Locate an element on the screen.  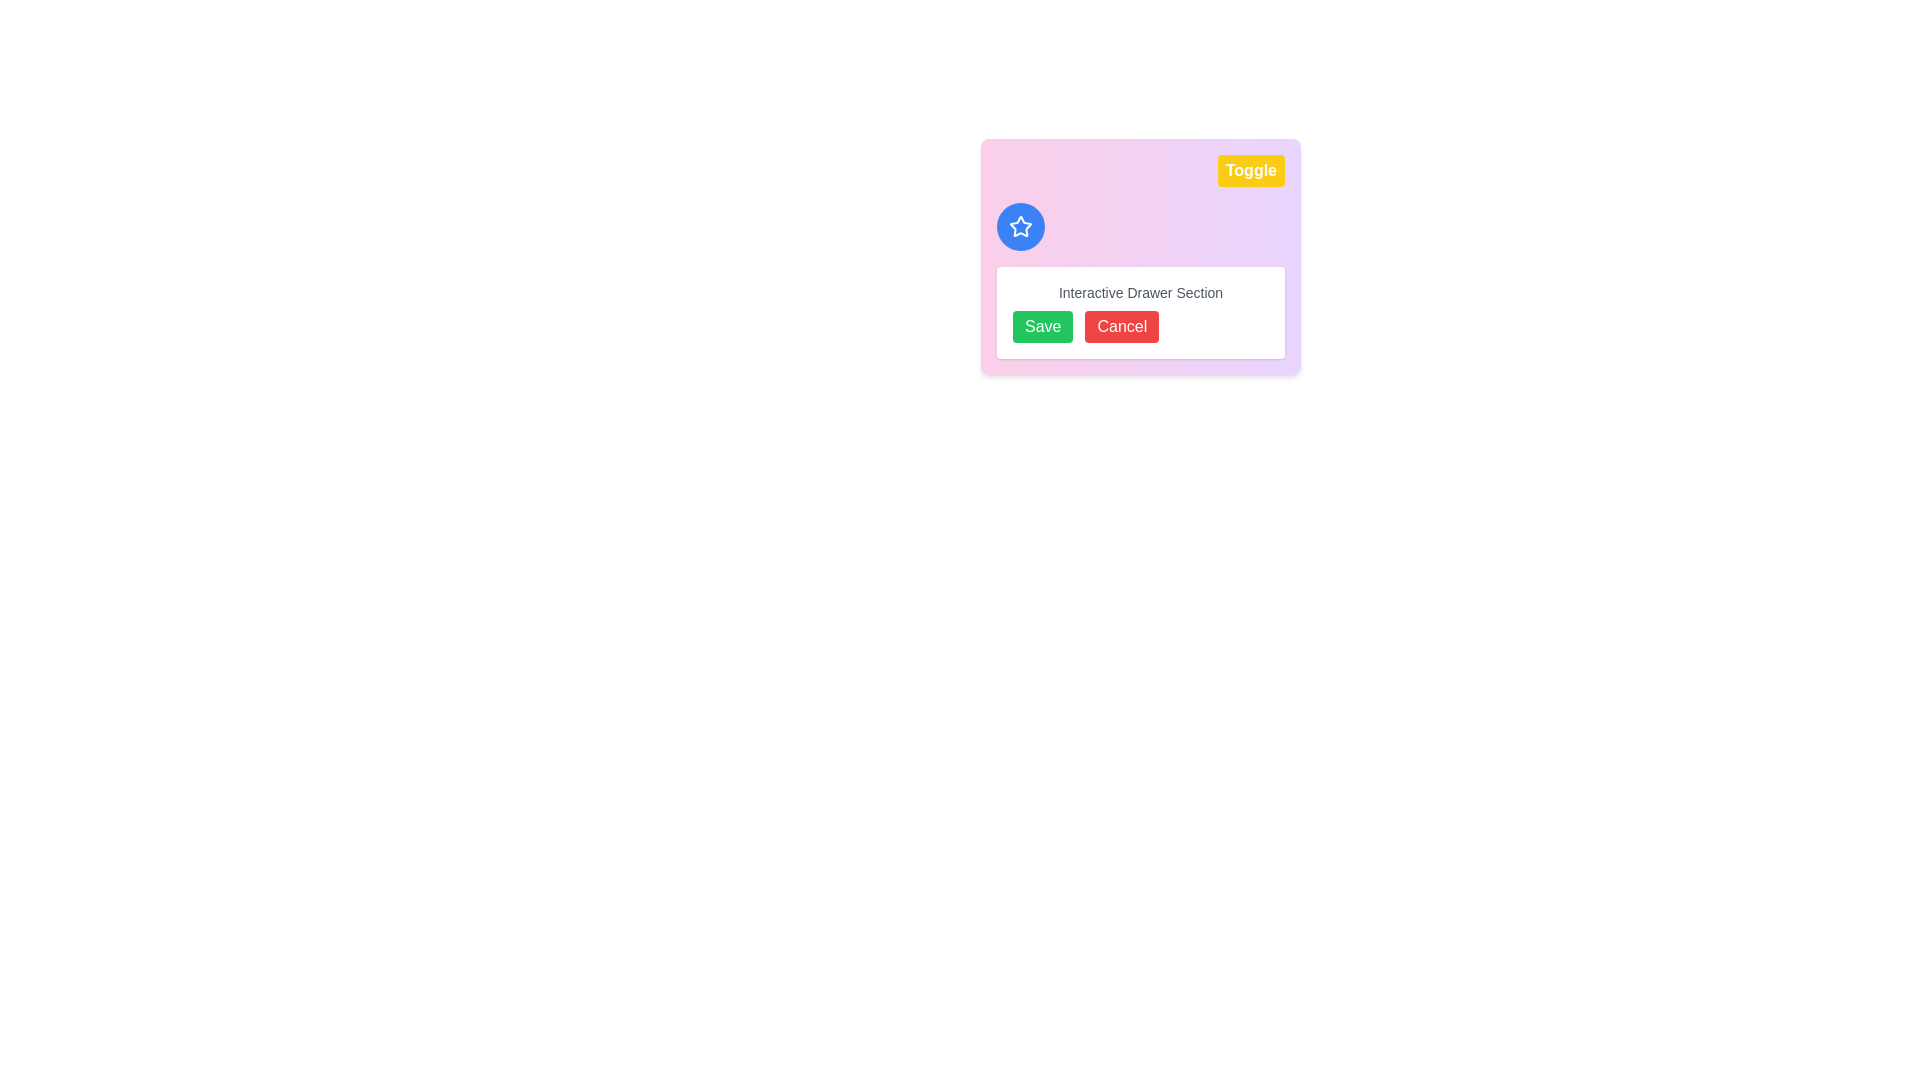
the star-shaped icon outlined in white, which is centrally located within a blue circular background on the upper-left side of the card-like interface is located at coordinates (1021, 226).